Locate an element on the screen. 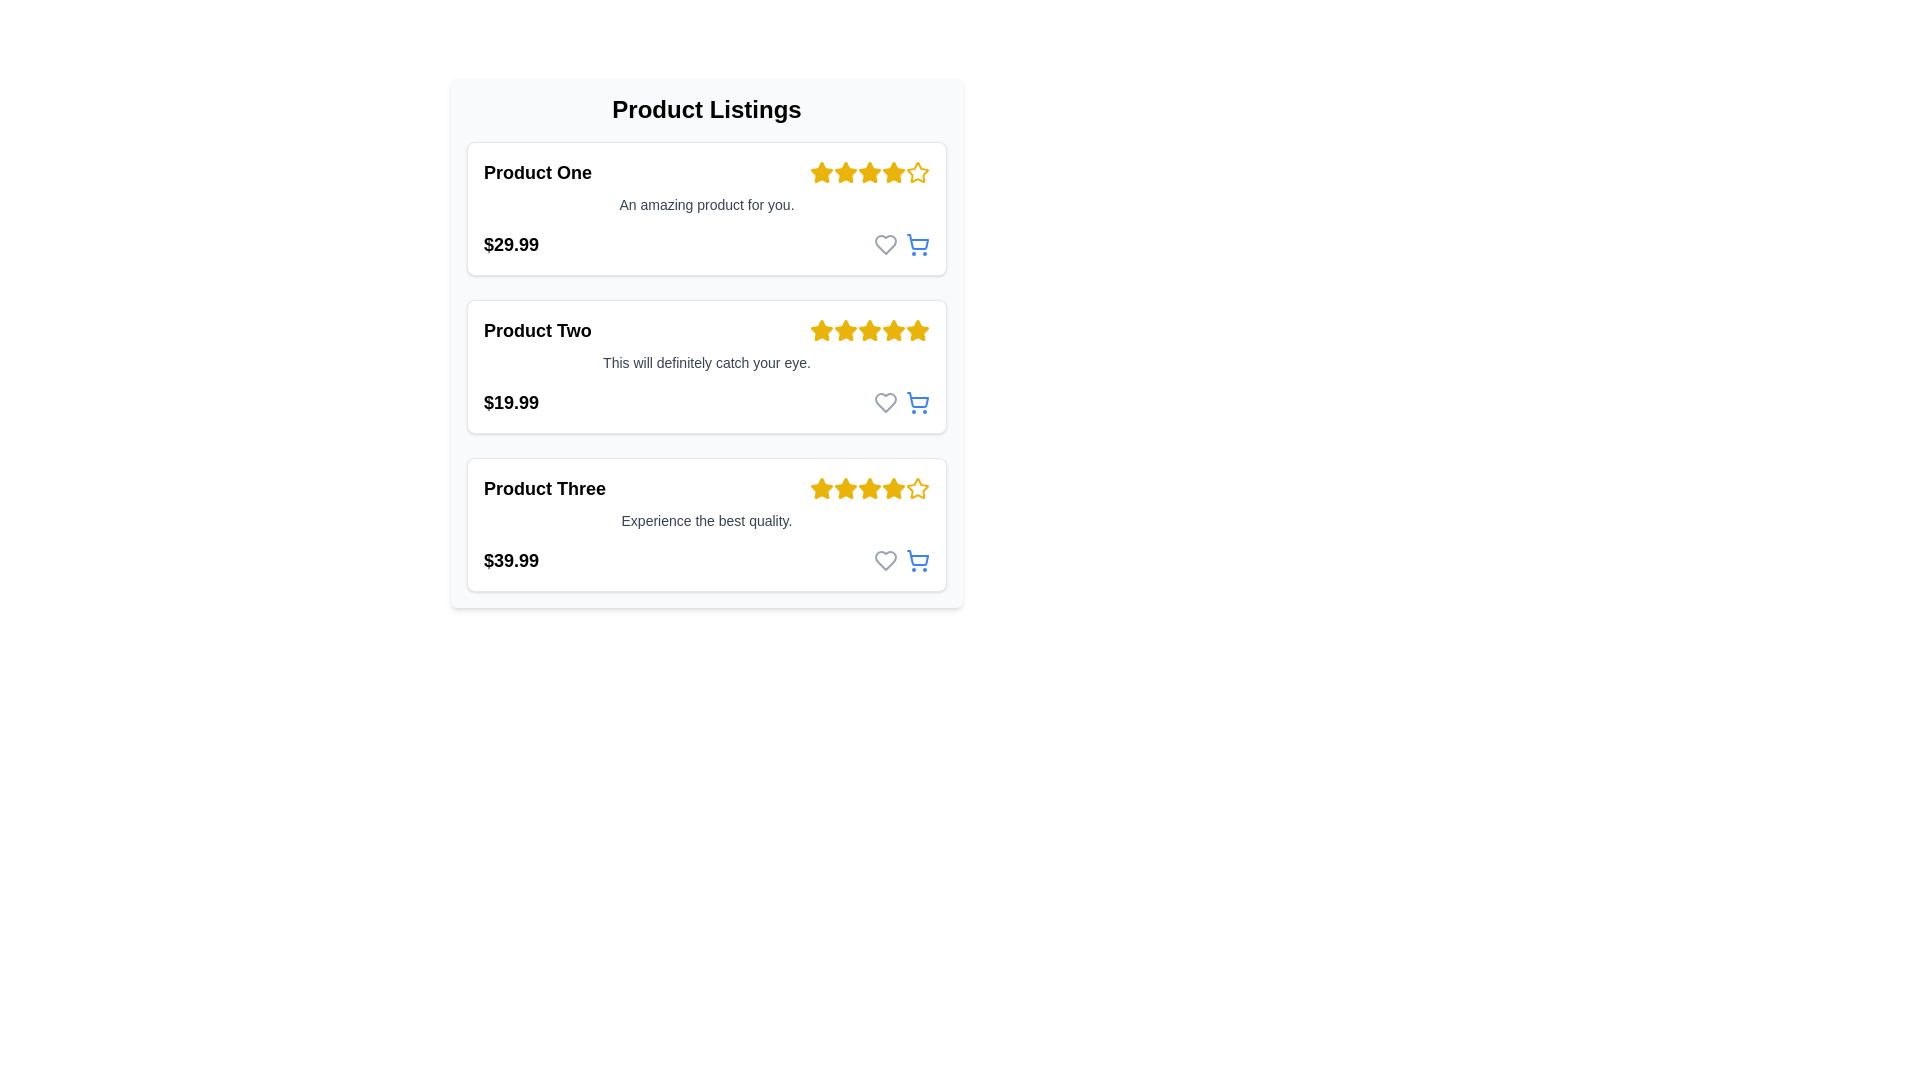 This screenshot has height=1080, width=1920. the fifth star icon in the rating system for 'Product Three', which is represented by a yellow filled star with a white center is located at coordinates (916, 488).